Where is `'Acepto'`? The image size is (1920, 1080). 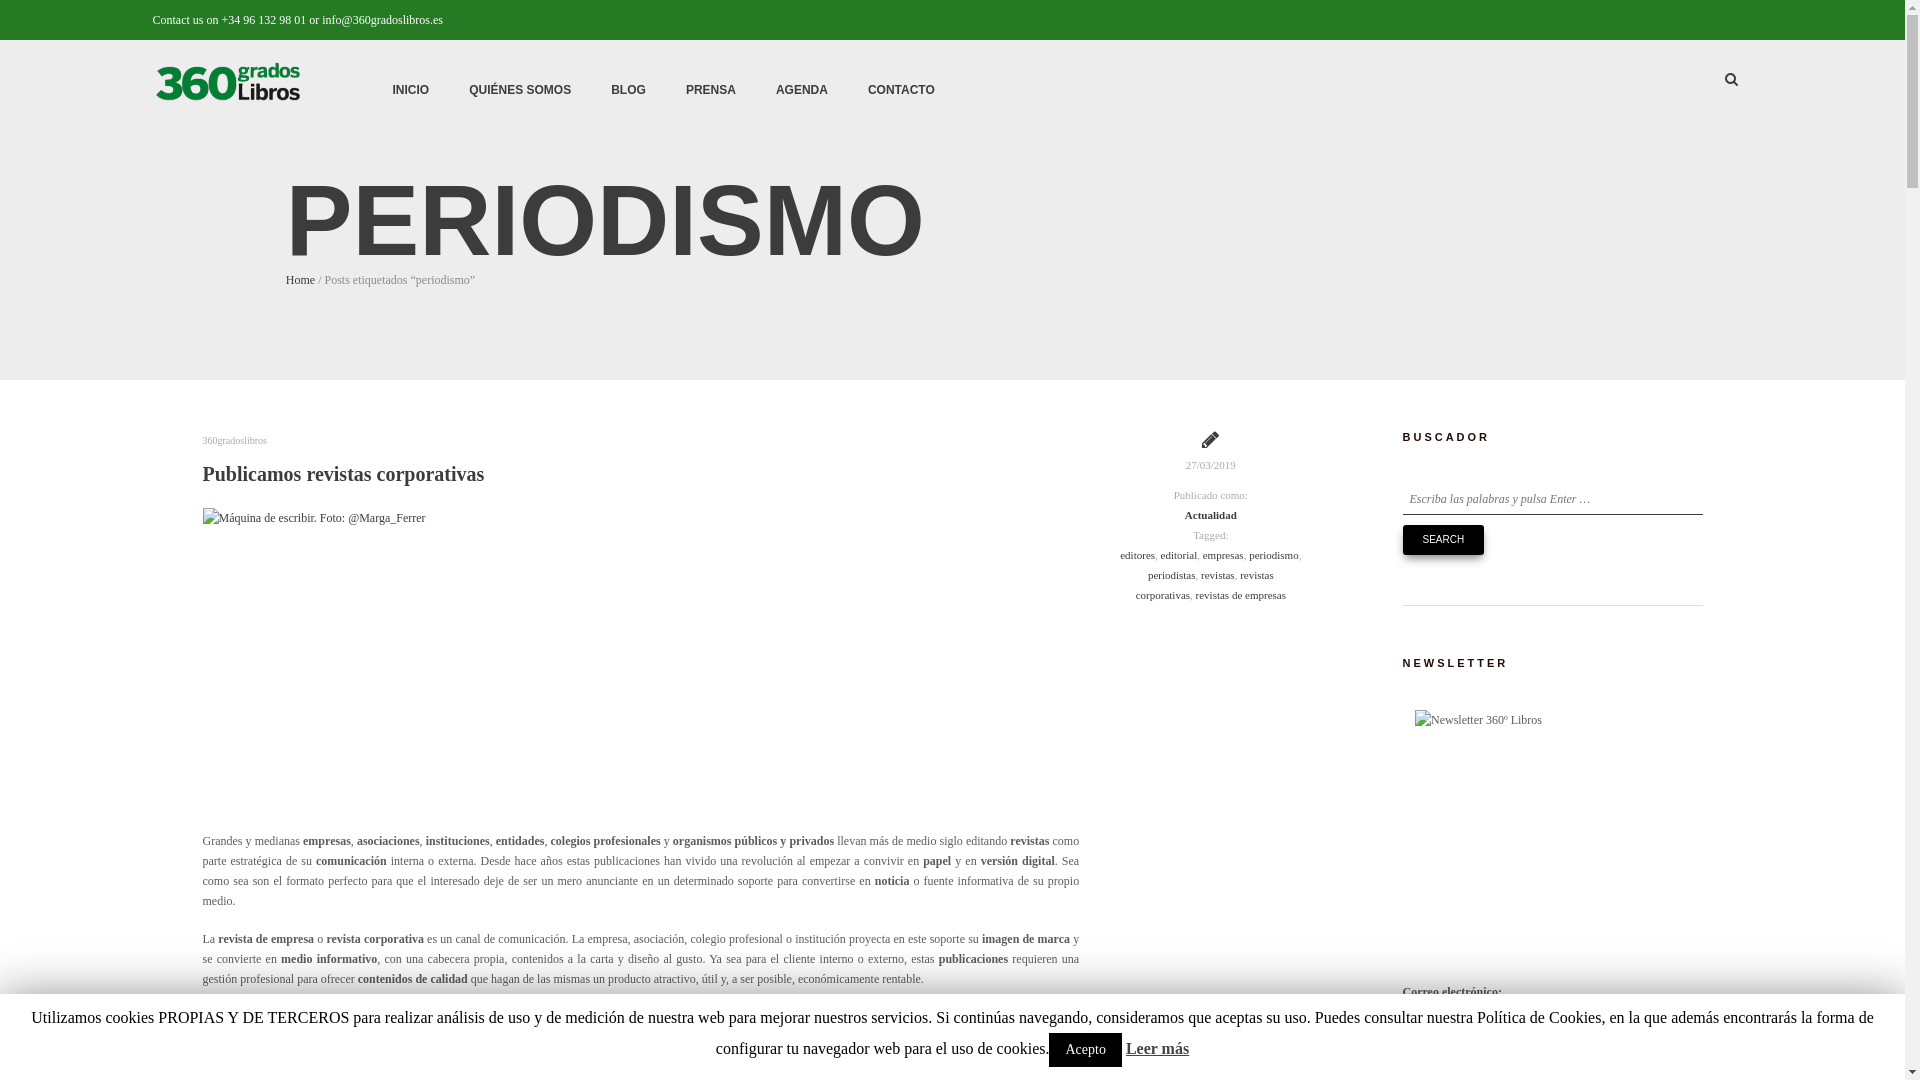 'Acepto' is located at coordinates (1083, 1048).